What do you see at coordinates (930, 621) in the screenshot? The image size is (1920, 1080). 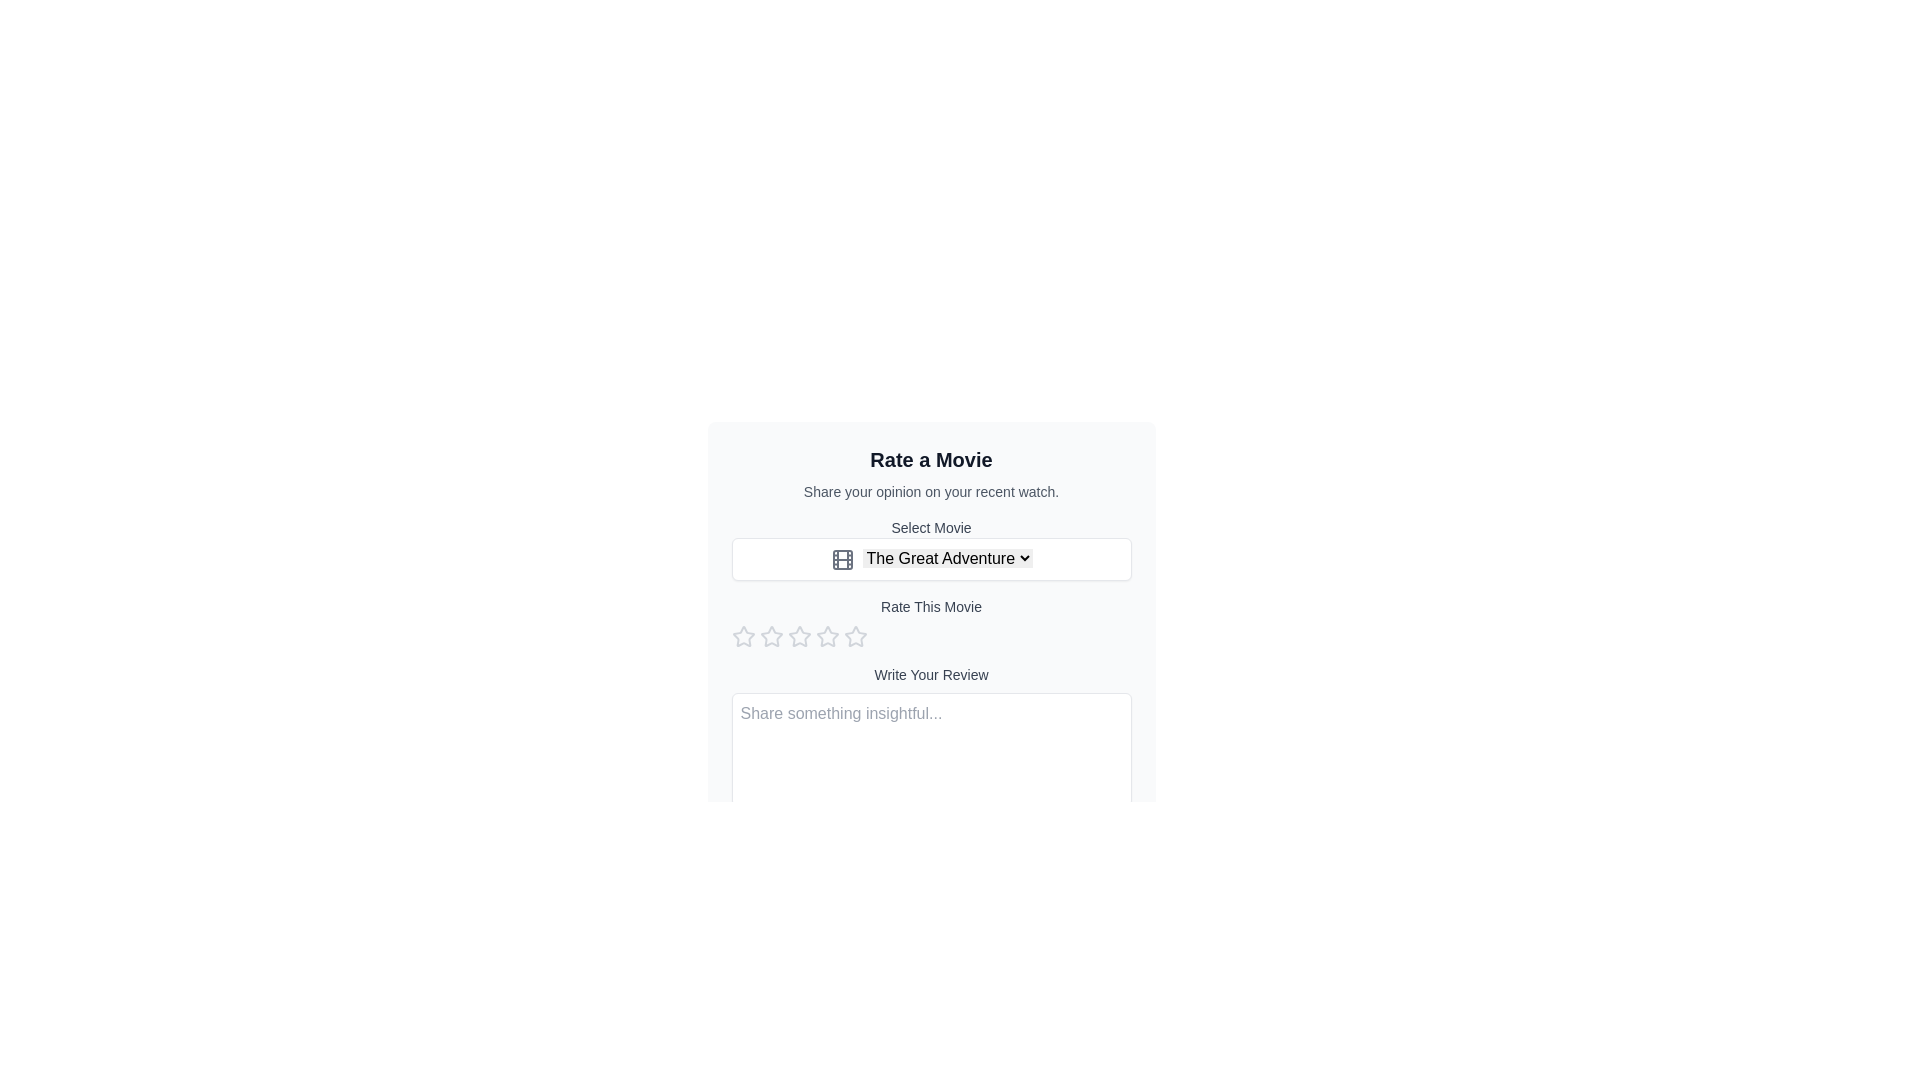 I see `the Text label that describes the purpose of the rating stars below, positioned below the 'Select Movie' dropdown and above the 'Write Your Review' text box` at bounding box center [930, 621].